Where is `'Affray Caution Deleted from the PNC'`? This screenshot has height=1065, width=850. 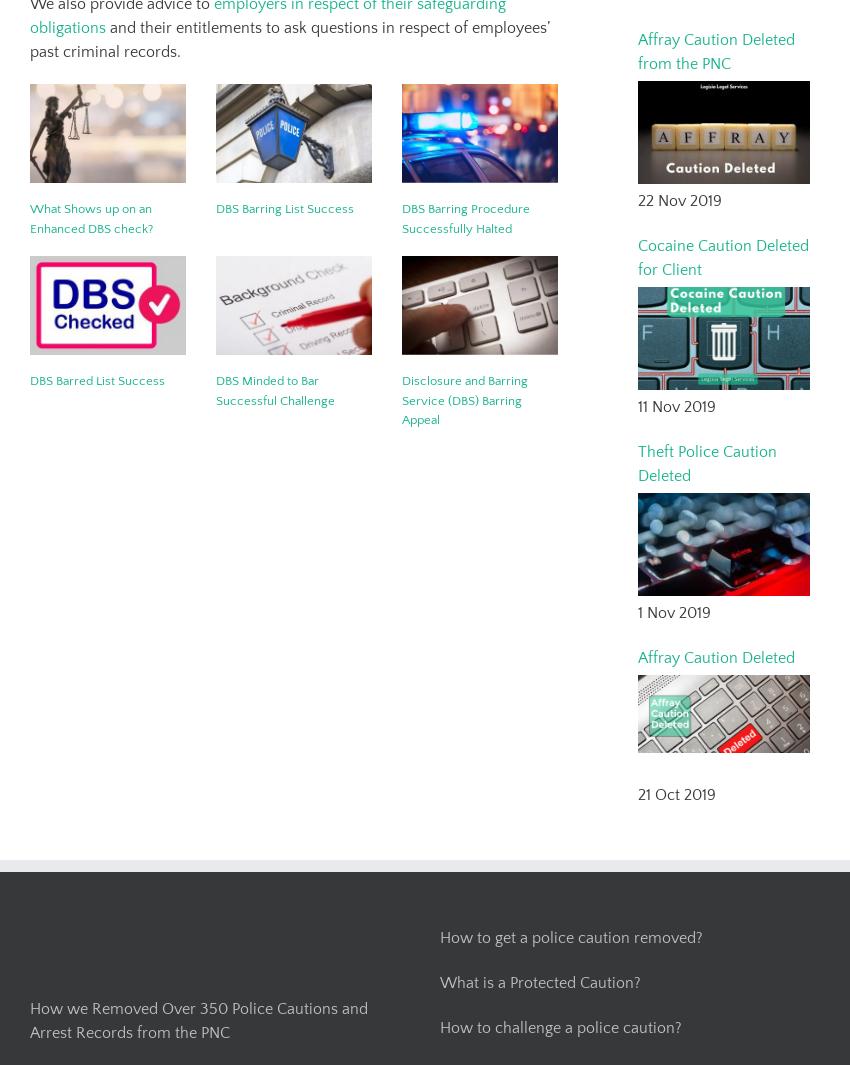
'Affray Caution Deleted from the PNC' is located at coordinates (638, 50).